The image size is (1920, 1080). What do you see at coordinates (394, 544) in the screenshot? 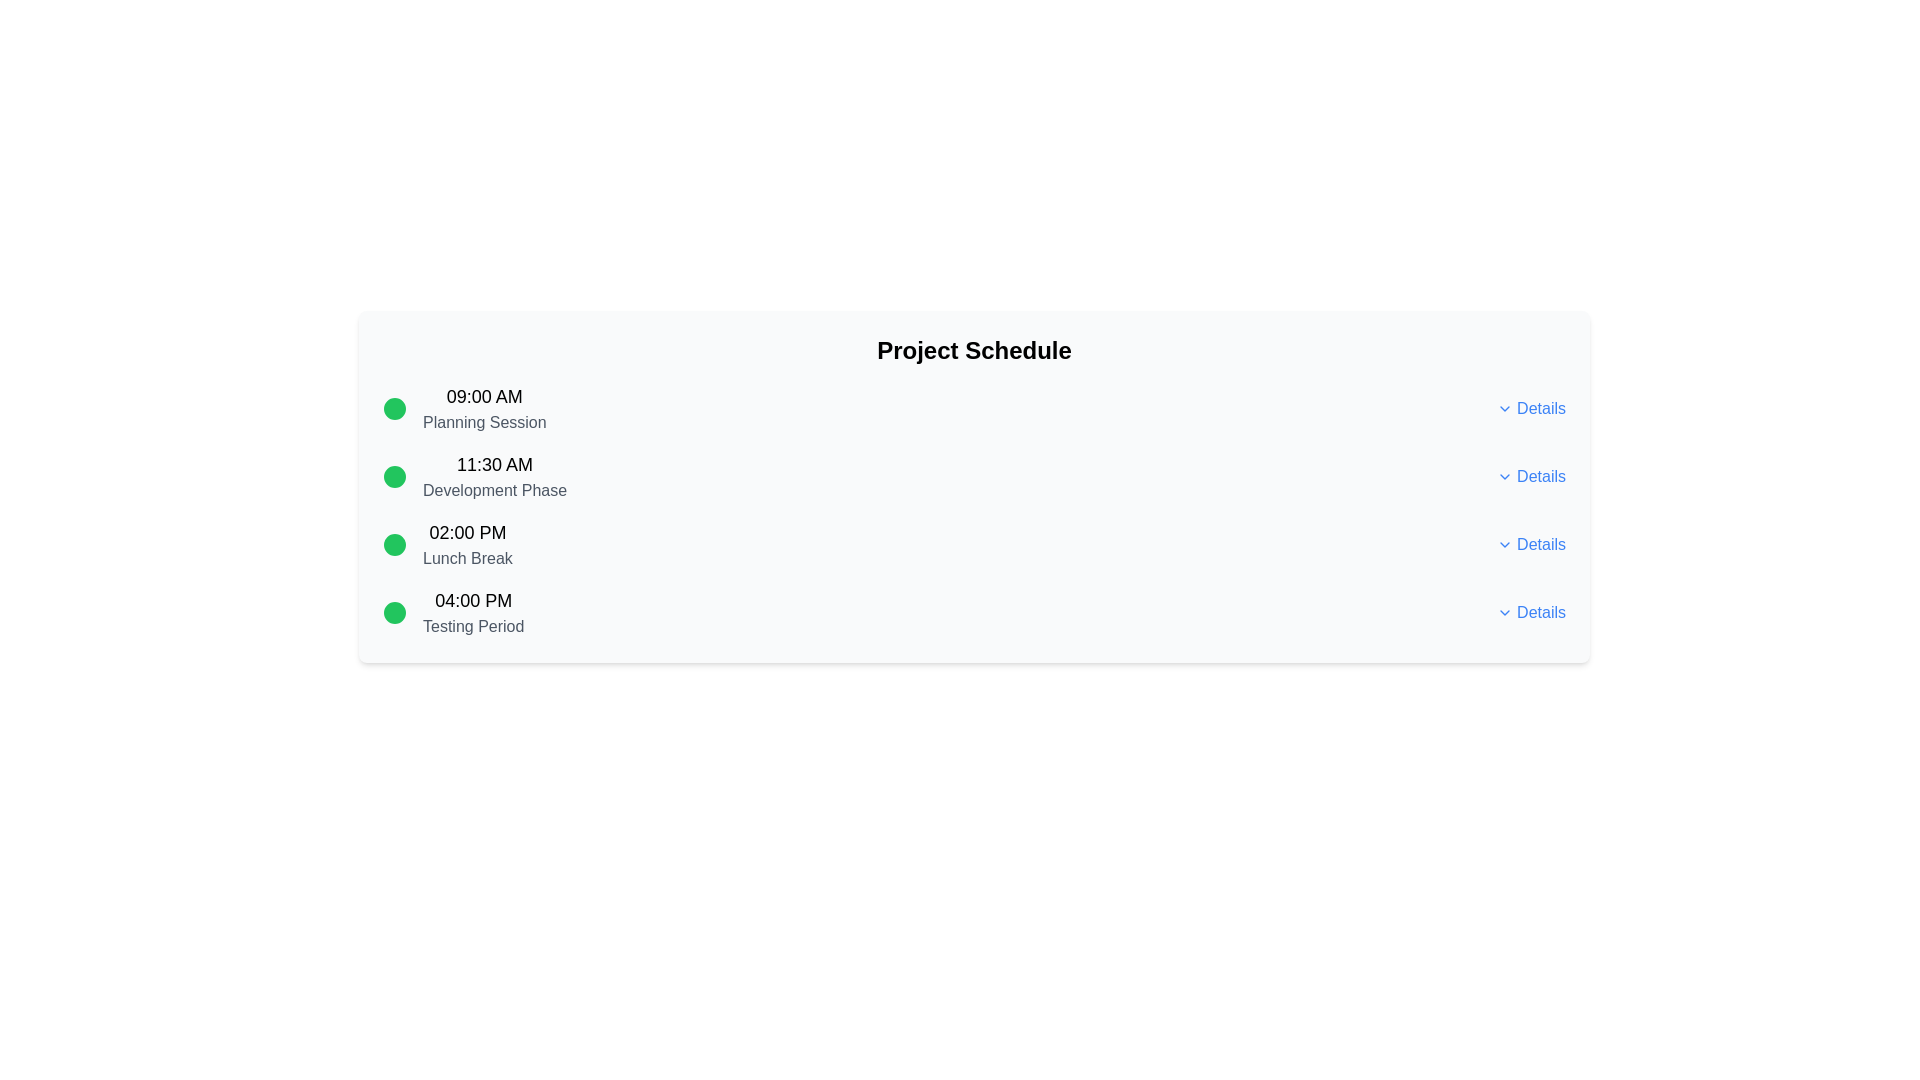
I see `the third green circular indicator in the vertical sequence, which marks the event '02:00 PM Lunch Break'` at bounding box center [394, 544].